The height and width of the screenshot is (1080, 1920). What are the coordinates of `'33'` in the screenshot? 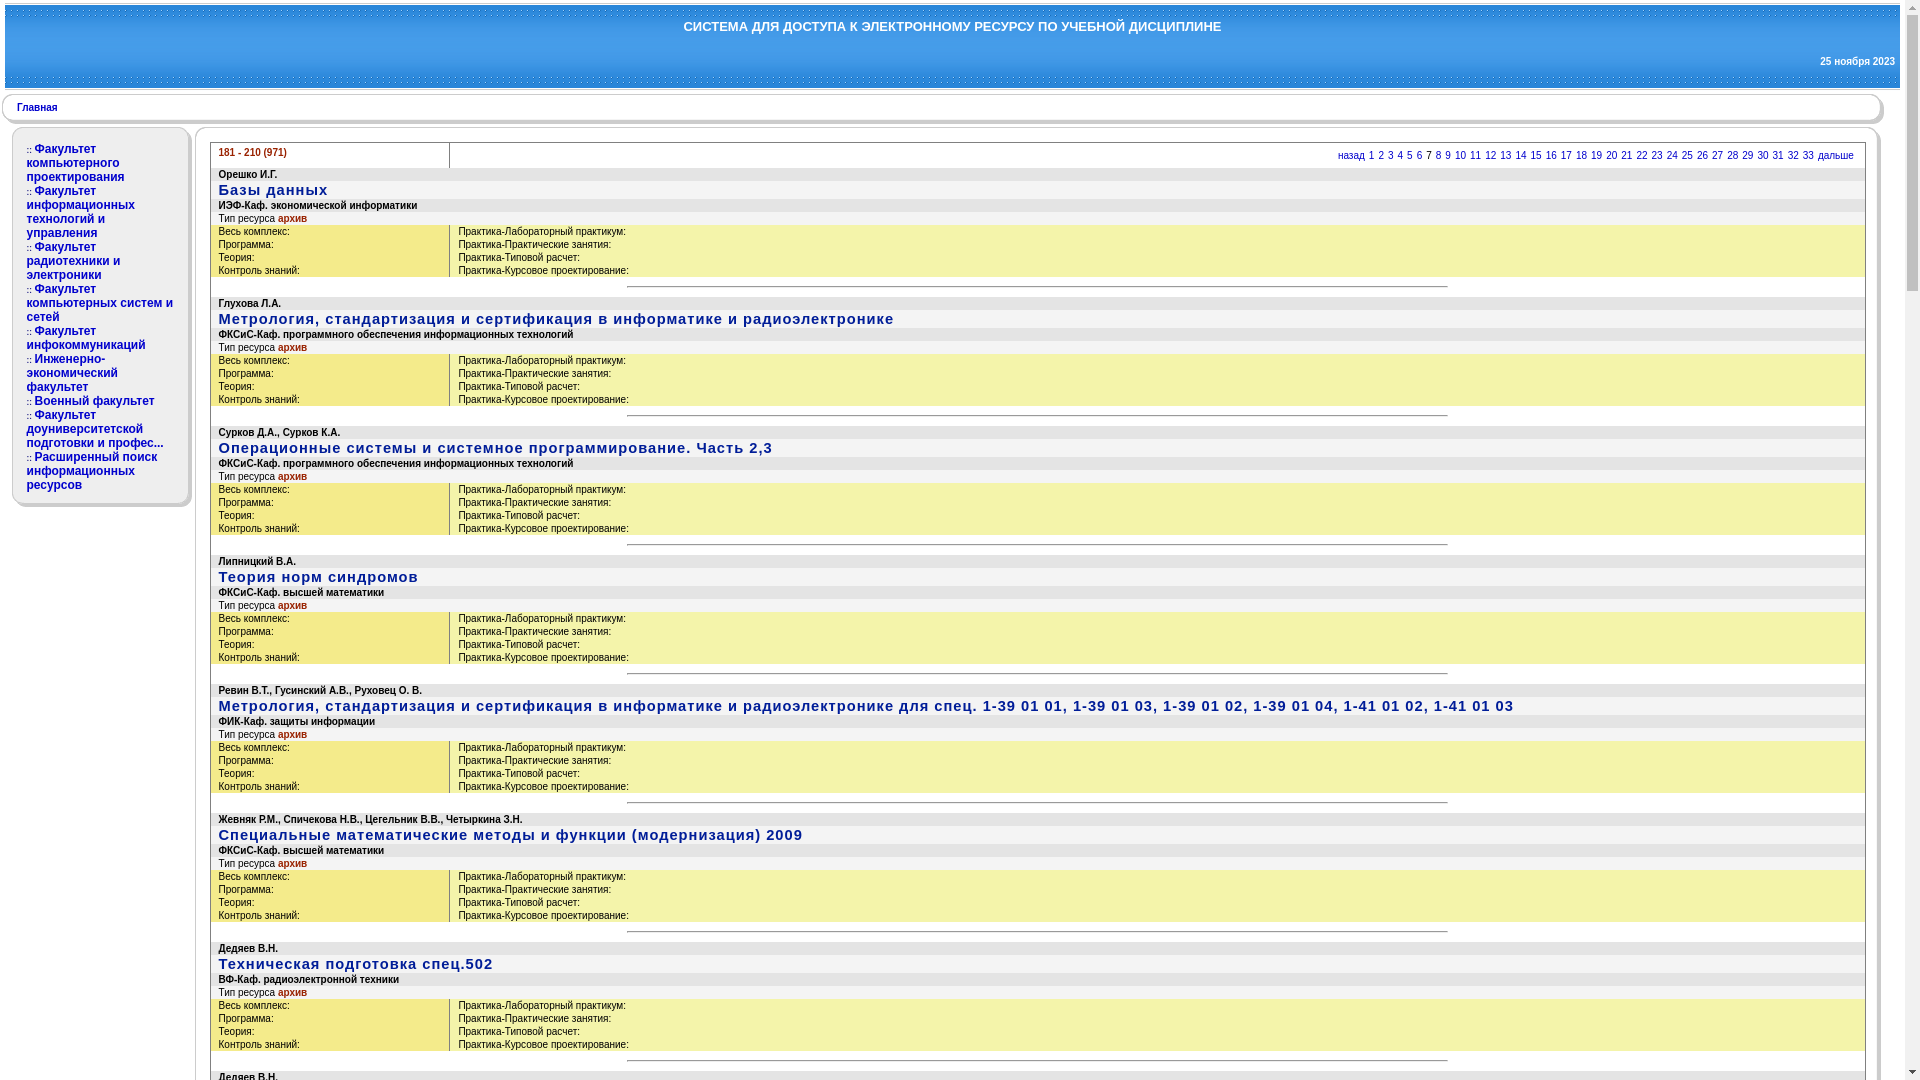 It's located at (1808, 154).